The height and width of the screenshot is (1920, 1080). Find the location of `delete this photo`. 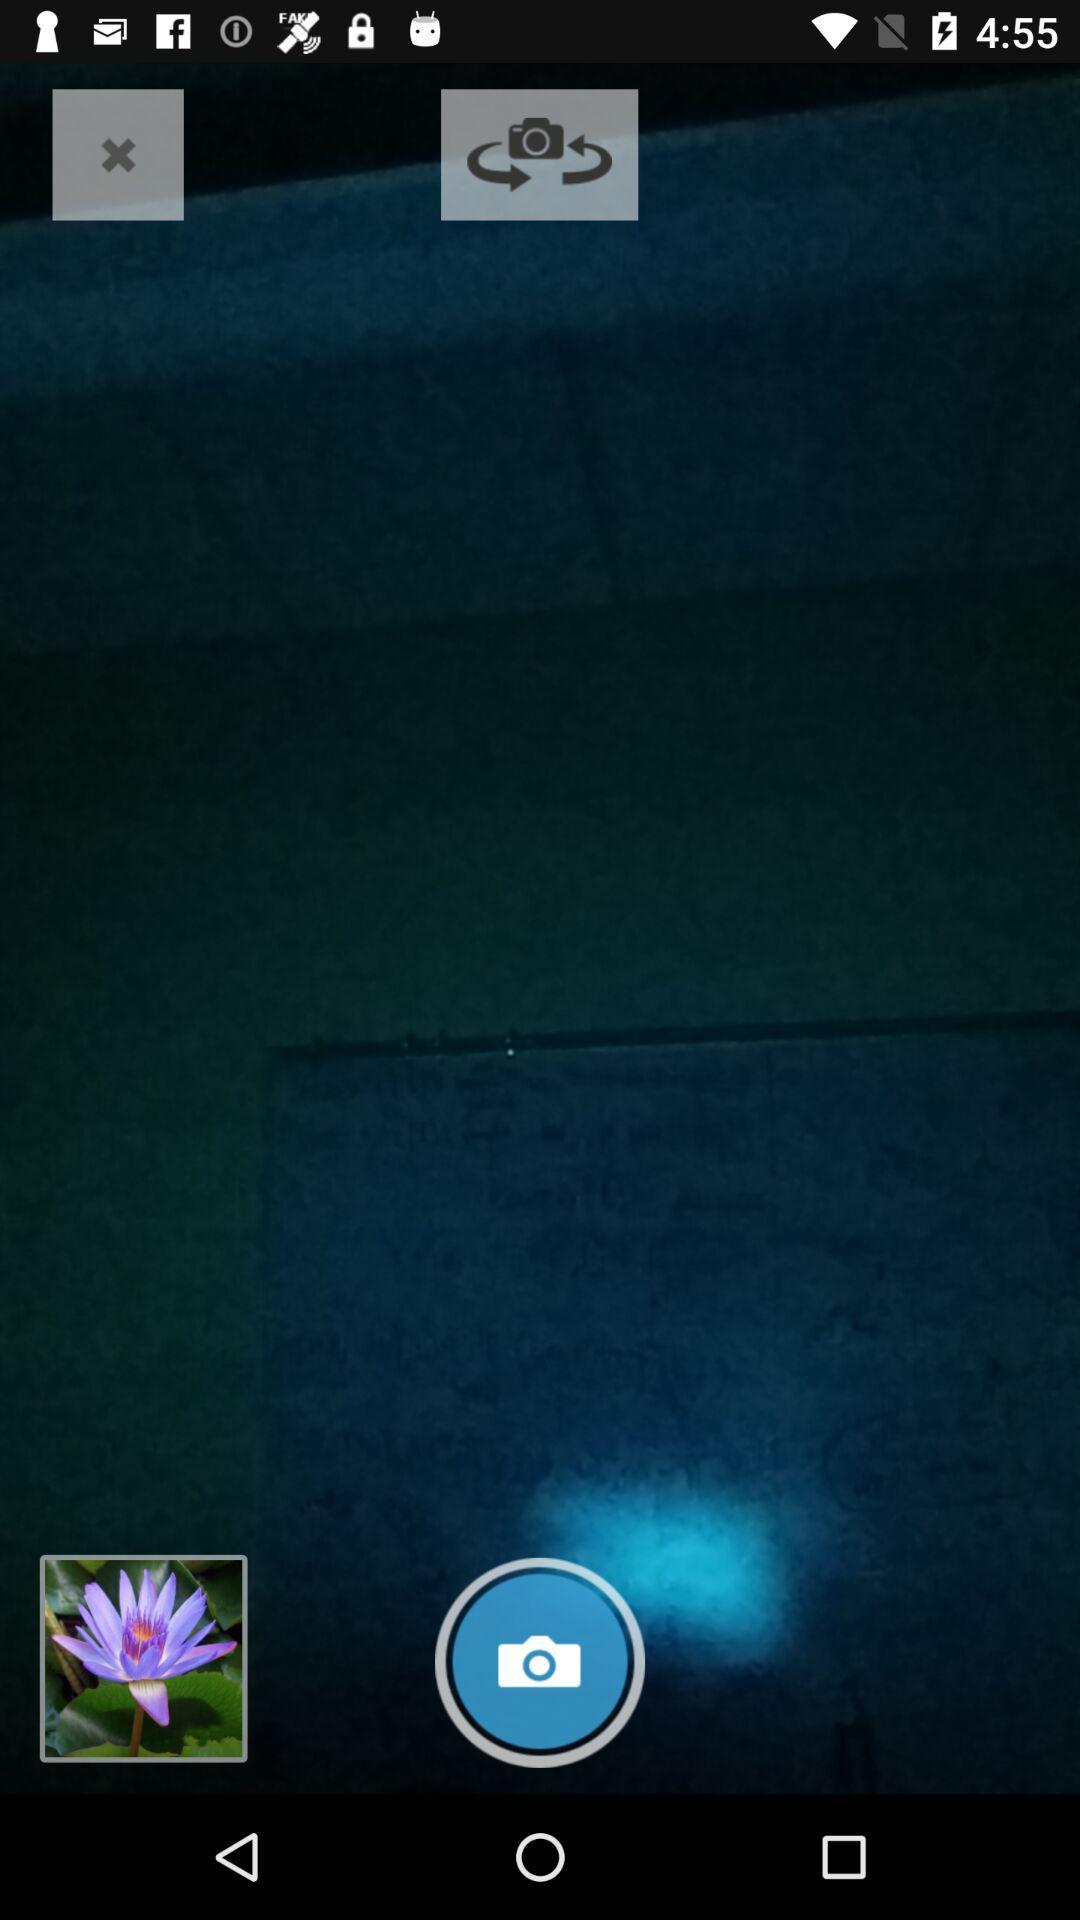

delete this photo is located at coordinates (118, 153).